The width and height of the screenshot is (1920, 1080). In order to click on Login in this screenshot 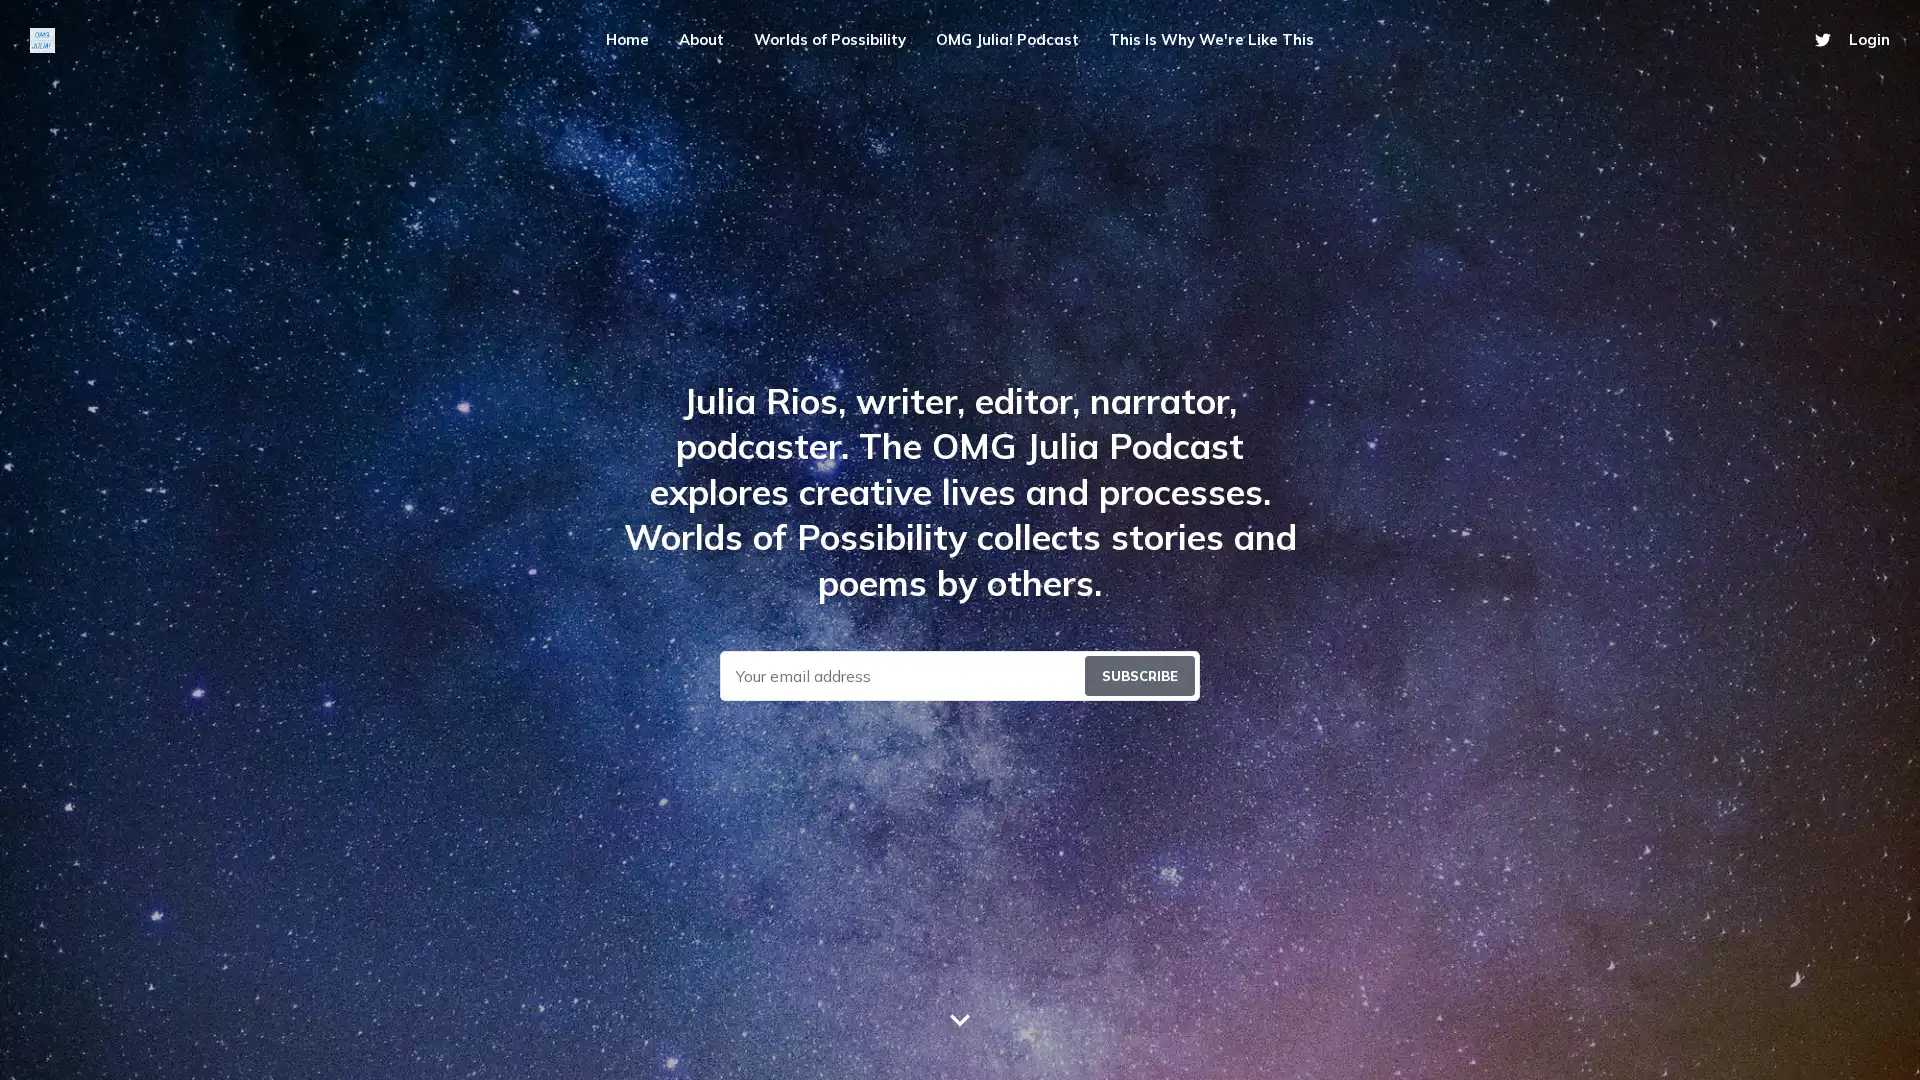, I will do `click(1868, 39)`.